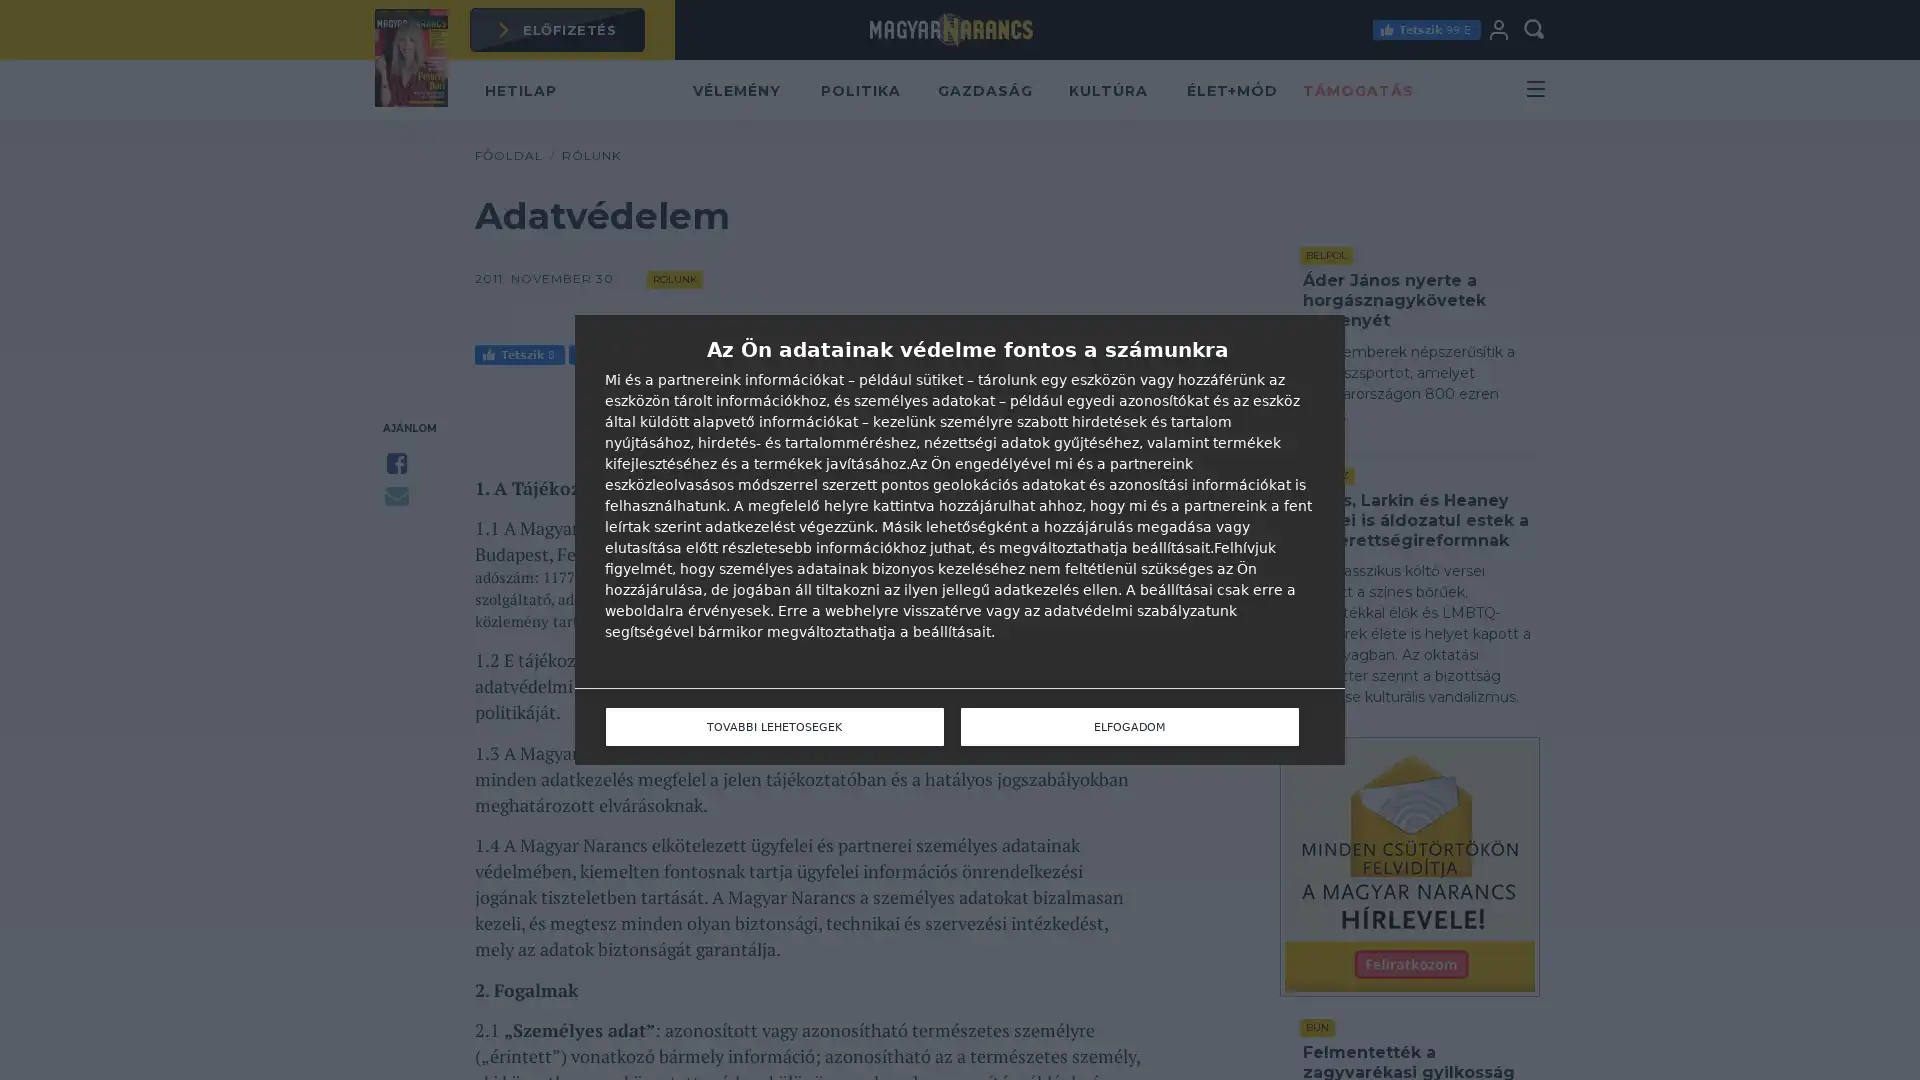  I want to click on ELFOGADOM, so click(1129, 726).